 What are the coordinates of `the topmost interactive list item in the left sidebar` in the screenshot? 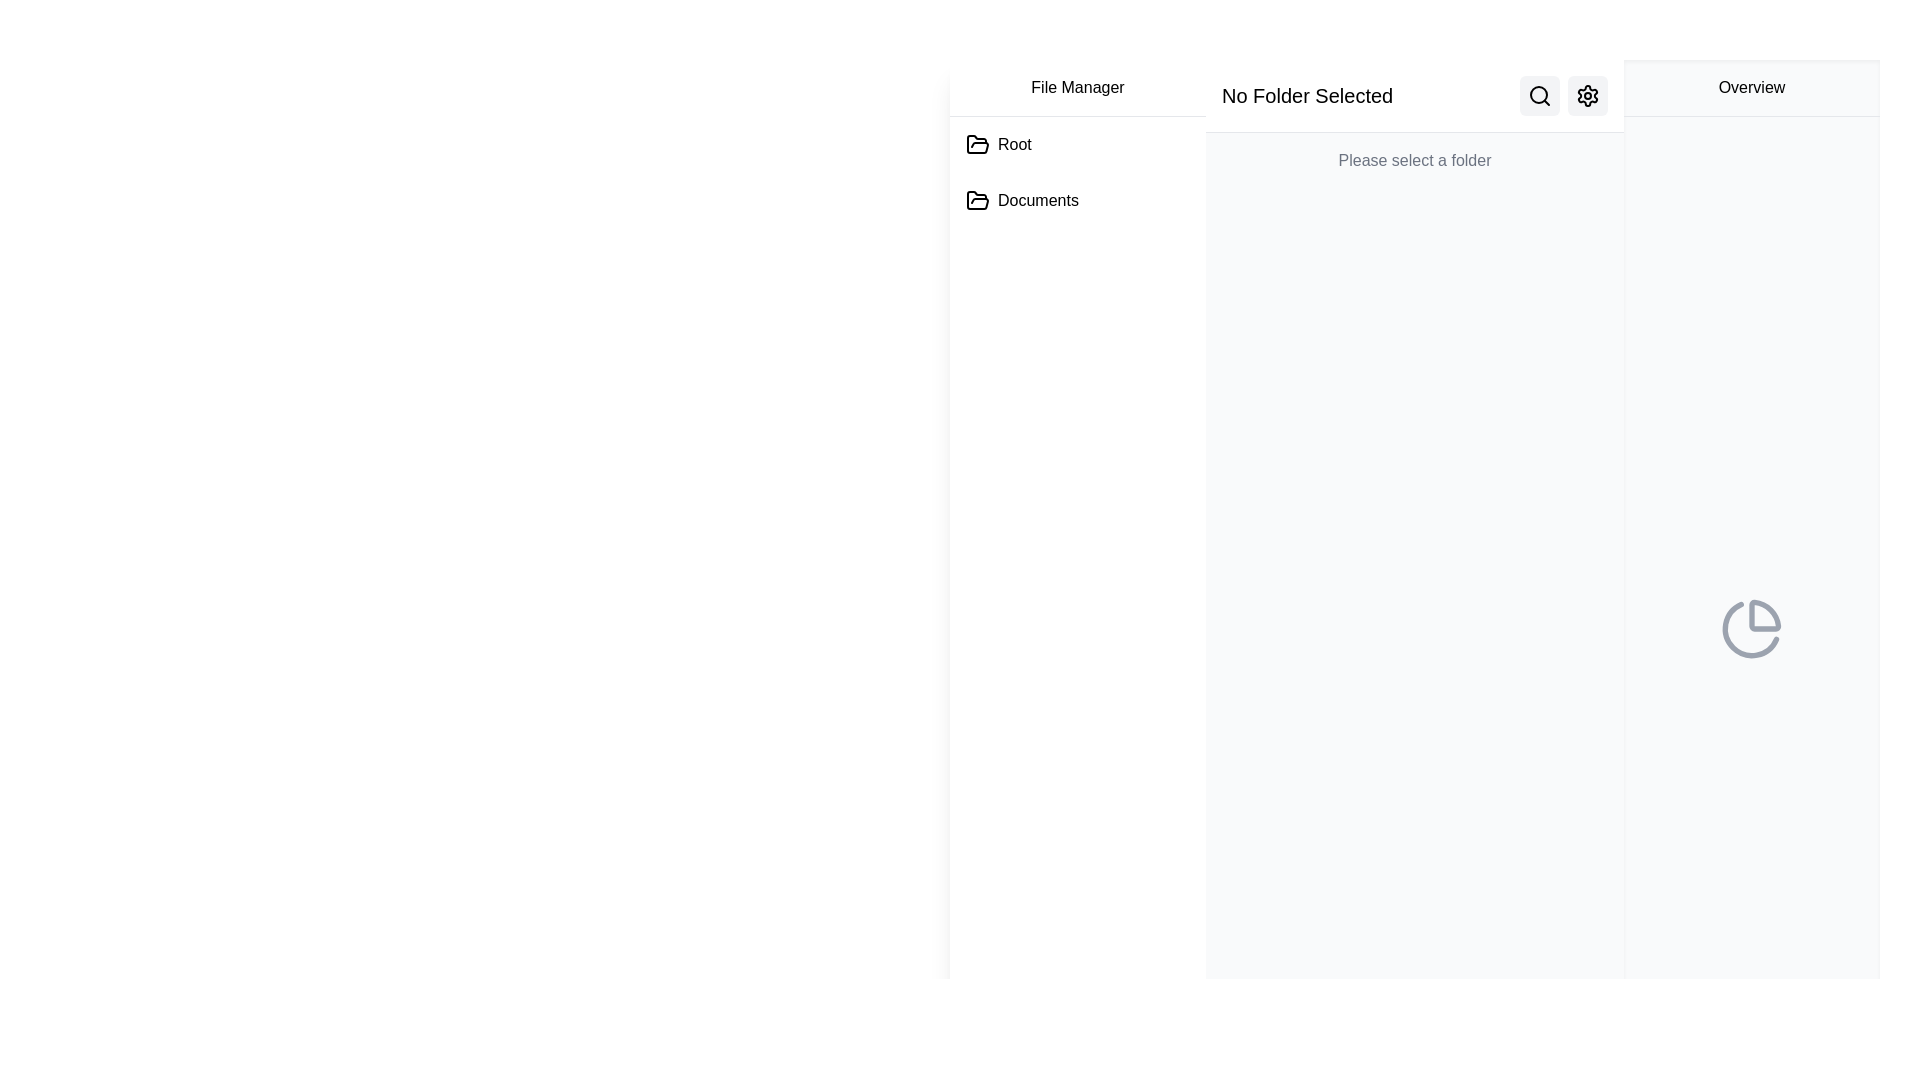 It's located at (998, 144).